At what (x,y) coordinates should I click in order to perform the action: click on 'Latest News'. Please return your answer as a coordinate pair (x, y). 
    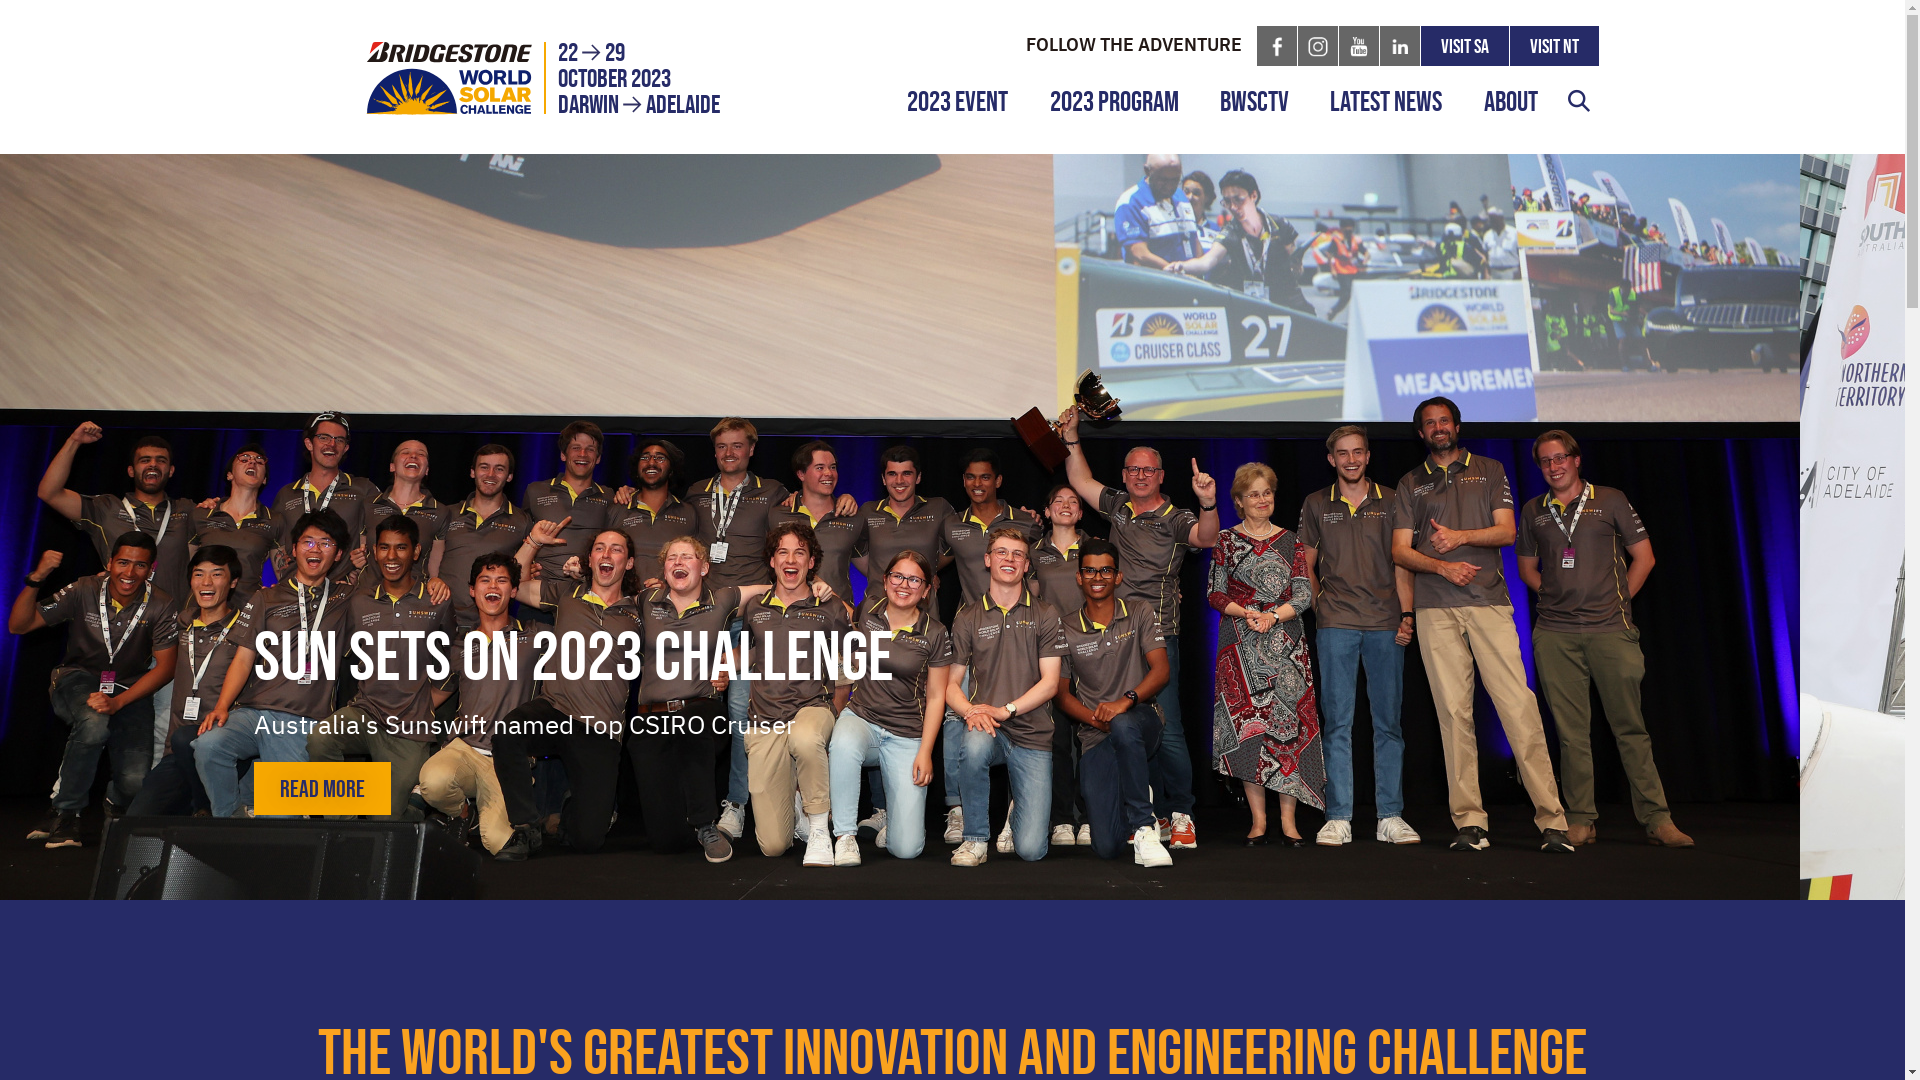
    Looking at the image, I should click on (1385, 101).